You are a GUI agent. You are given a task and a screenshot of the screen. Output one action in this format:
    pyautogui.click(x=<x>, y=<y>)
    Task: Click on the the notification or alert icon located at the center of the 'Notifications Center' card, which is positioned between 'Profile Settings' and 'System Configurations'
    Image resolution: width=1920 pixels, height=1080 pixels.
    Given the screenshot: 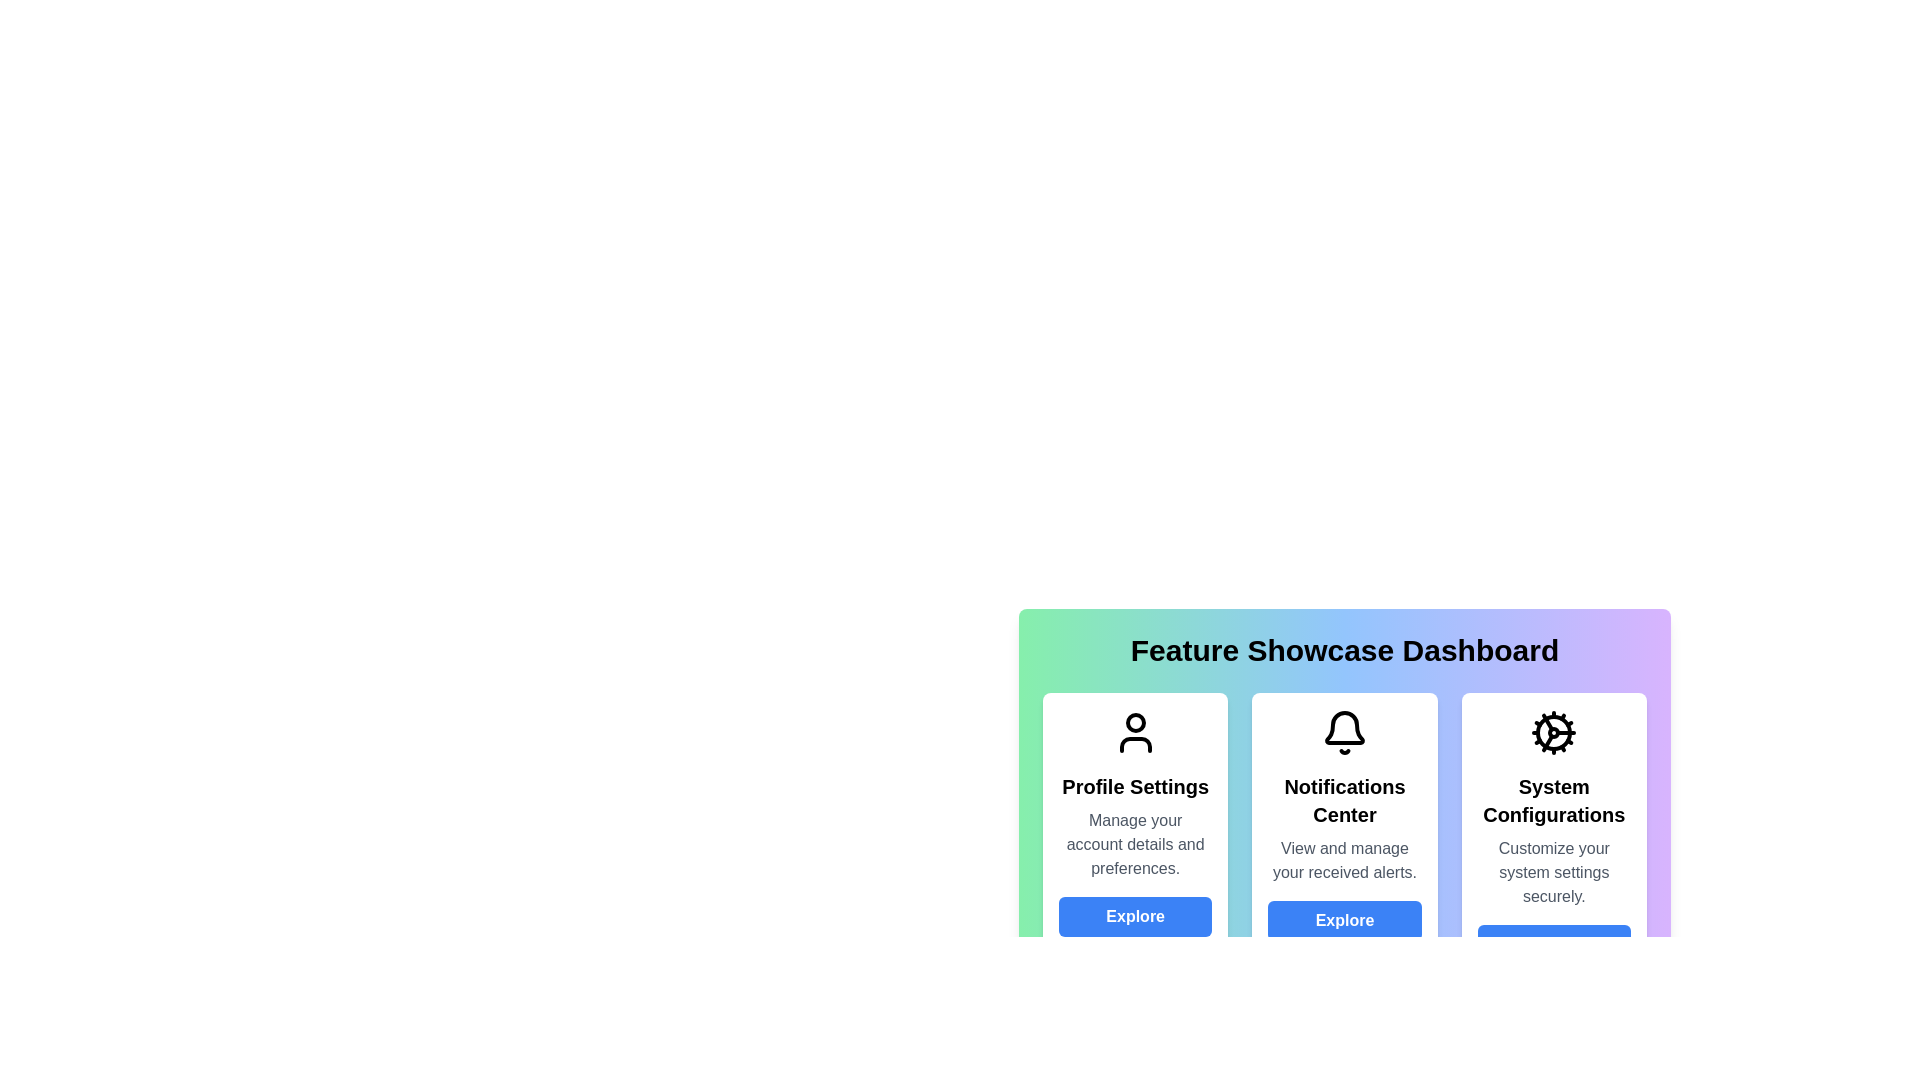 What is the action you would take?
    pyautogui.click(x=1344, y=728)
    